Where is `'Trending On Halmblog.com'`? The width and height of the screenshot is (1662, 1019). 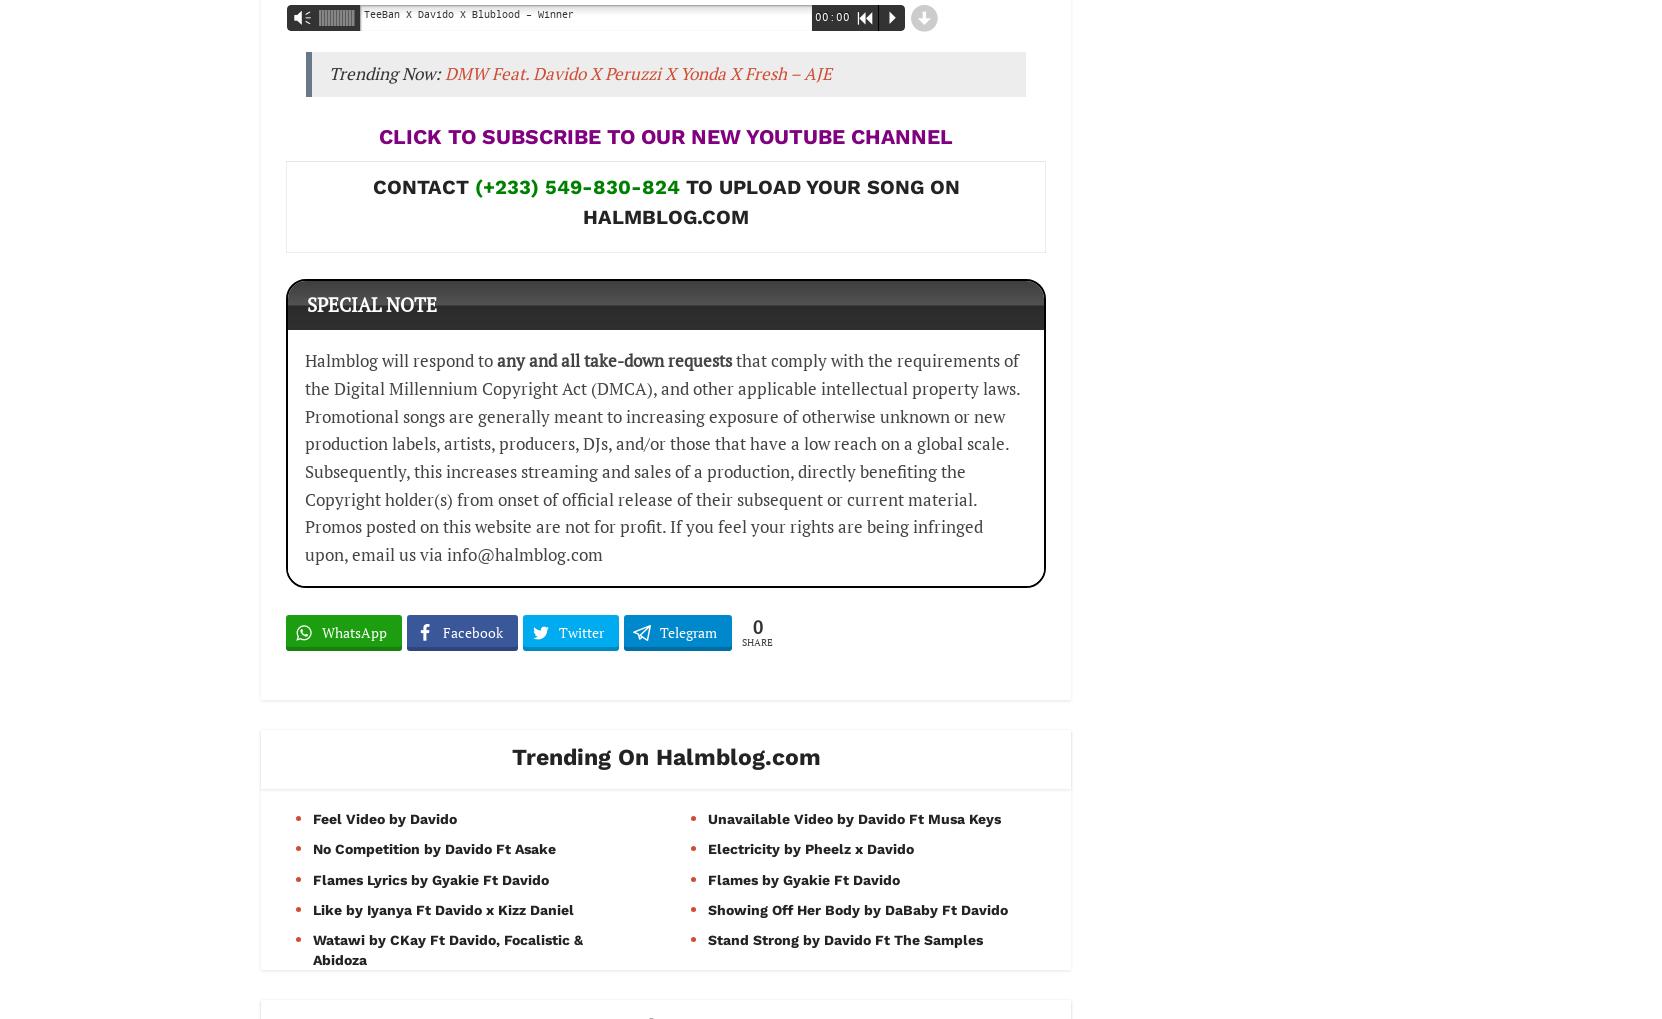 'Trending On Halmblog.com' is located at coordinates (664, 756).